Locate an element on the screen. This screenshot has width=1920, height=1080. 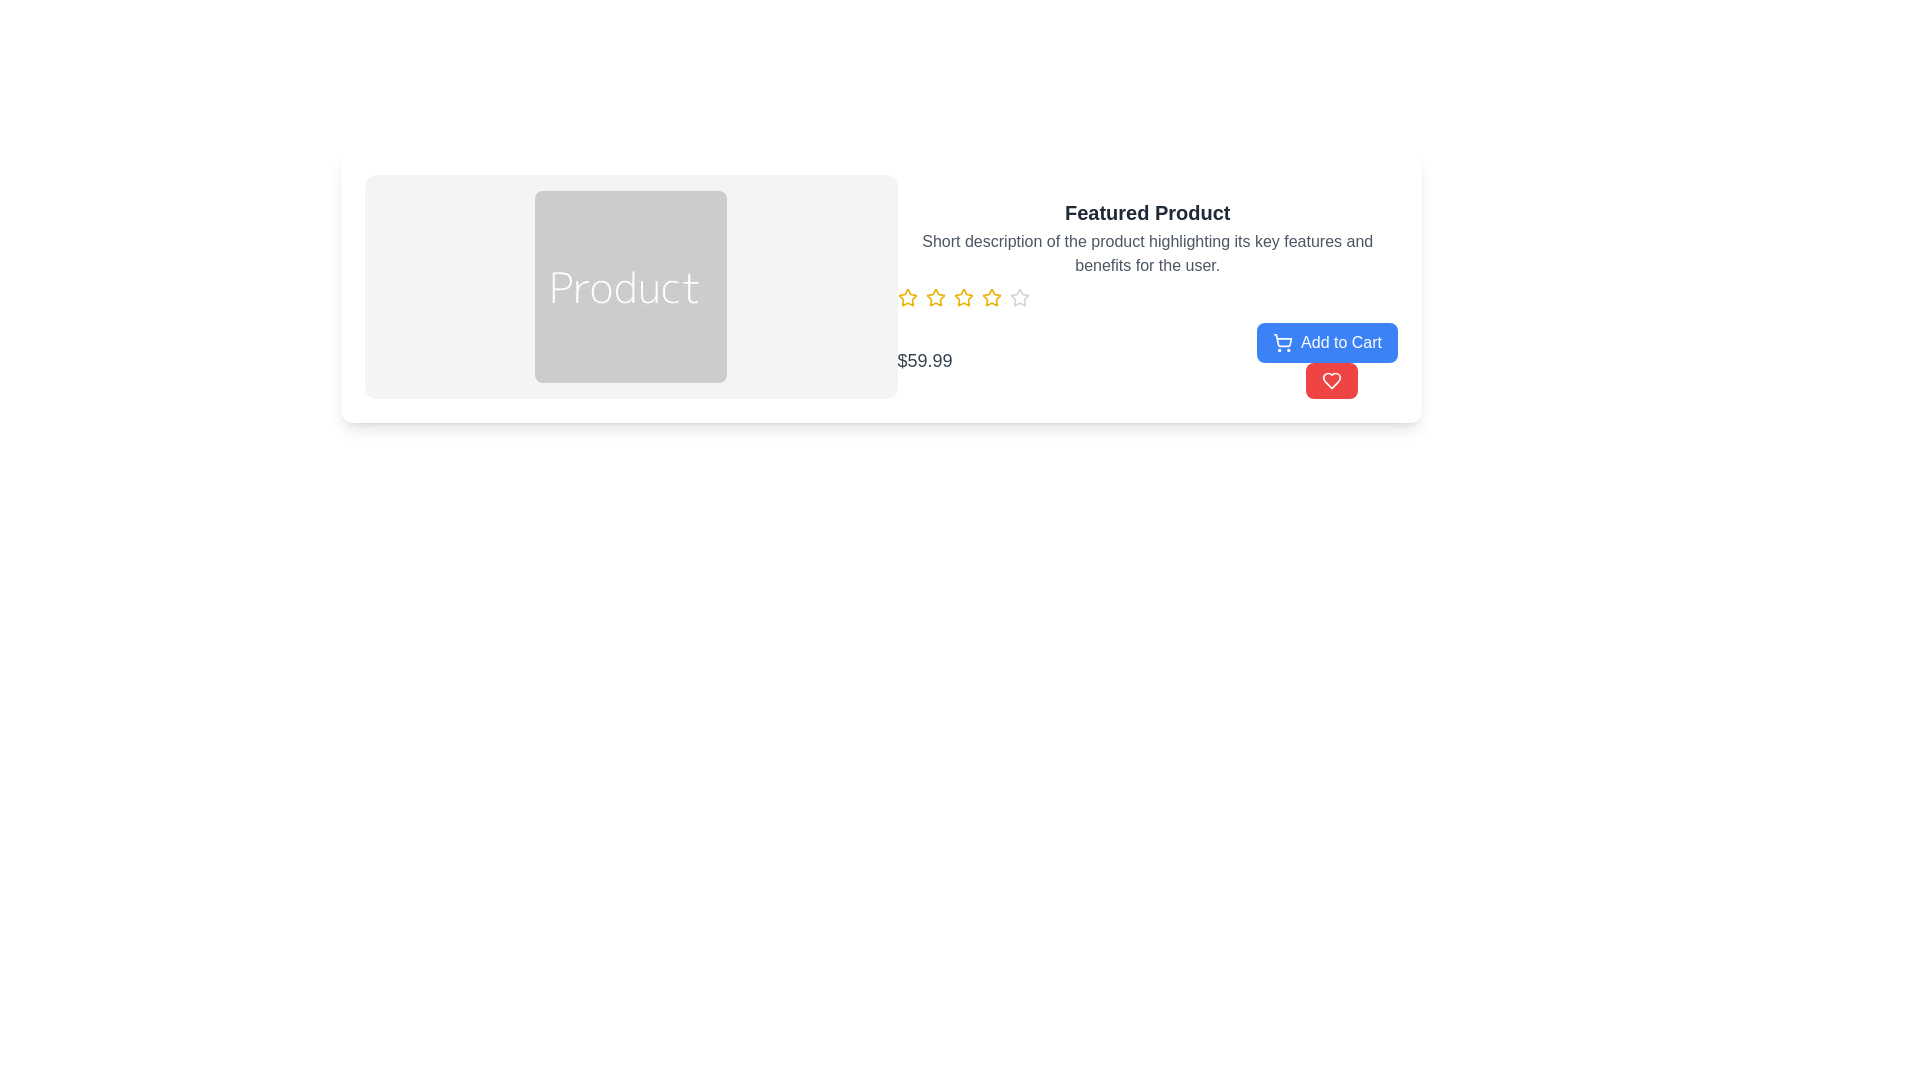
the second star icon in the rating system is located at coordinates (934, 298).